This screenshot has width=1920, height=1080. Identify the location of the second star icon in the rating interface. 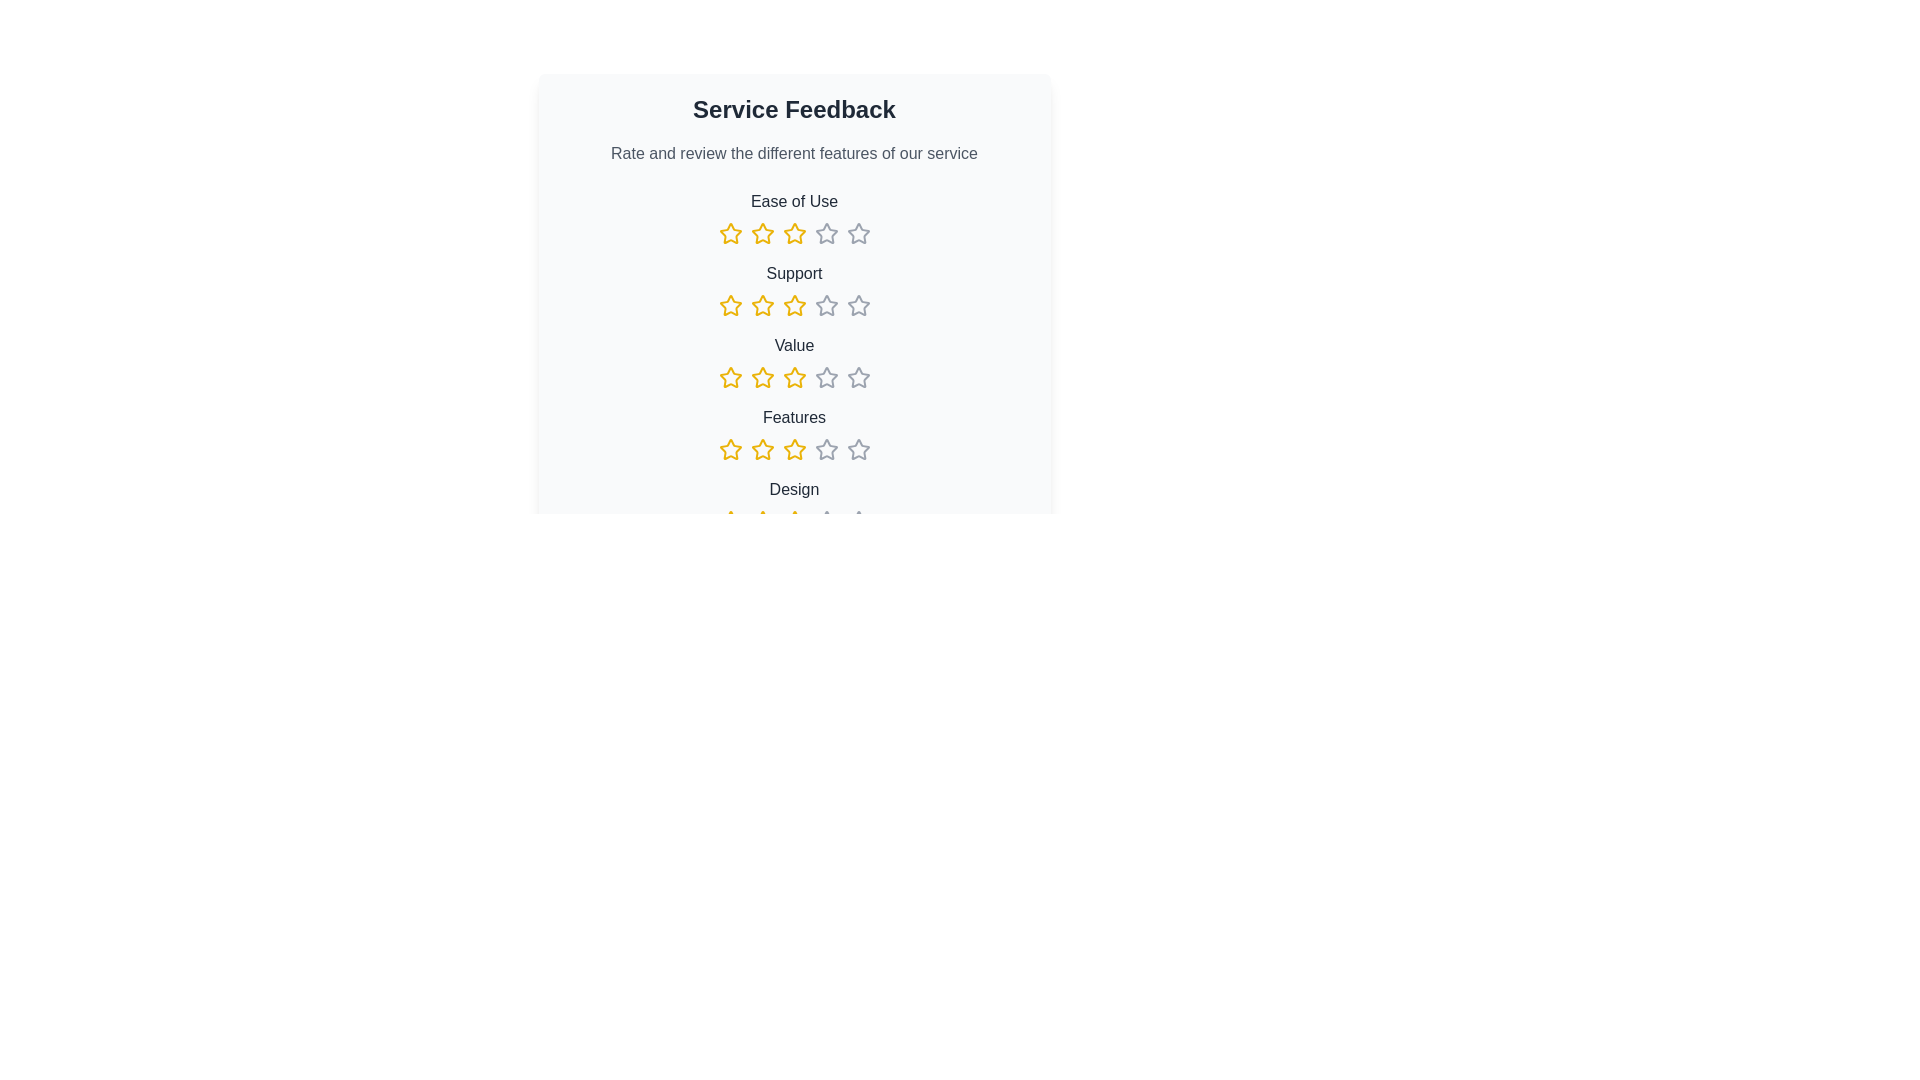
(729, 377).